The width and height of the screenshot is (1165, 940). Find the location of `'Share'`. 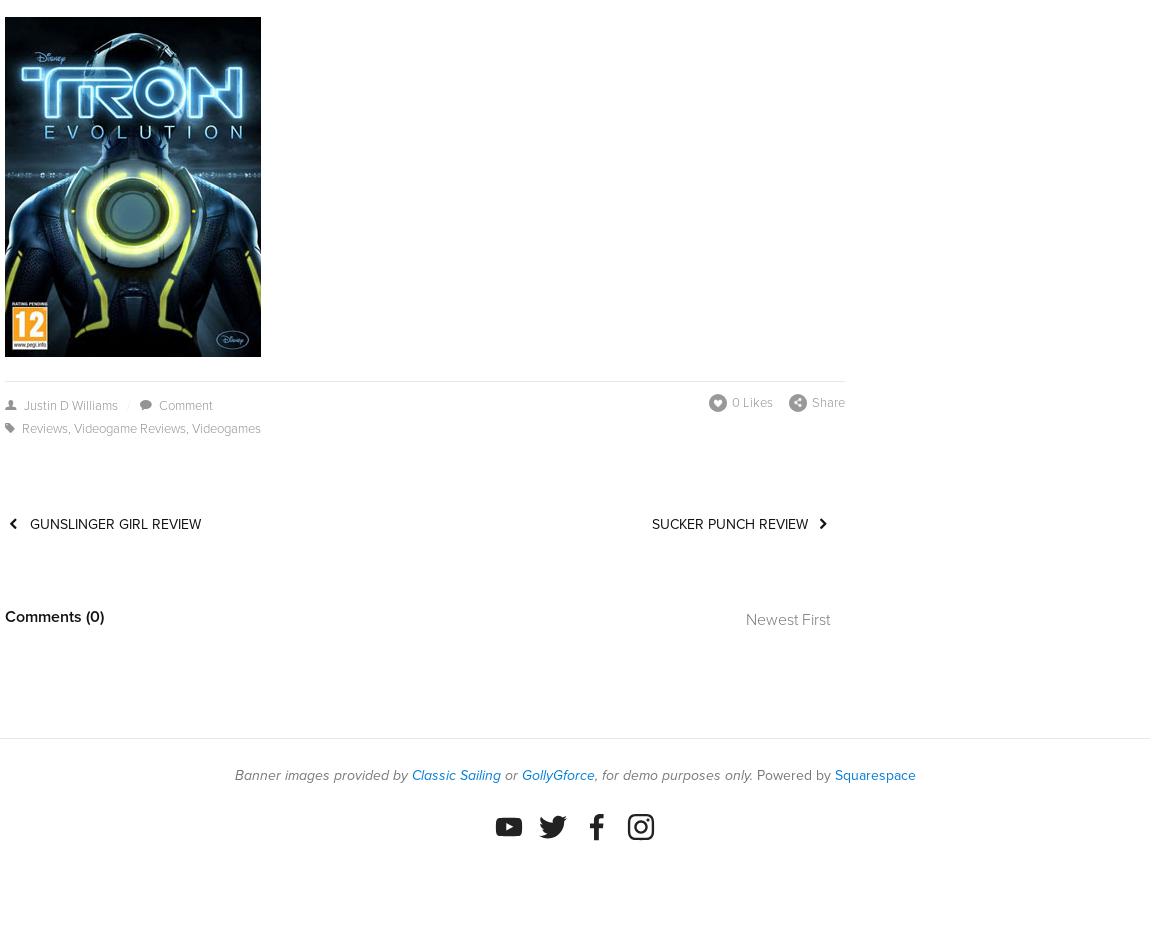

'Share' is located at coordinates (827, 401).